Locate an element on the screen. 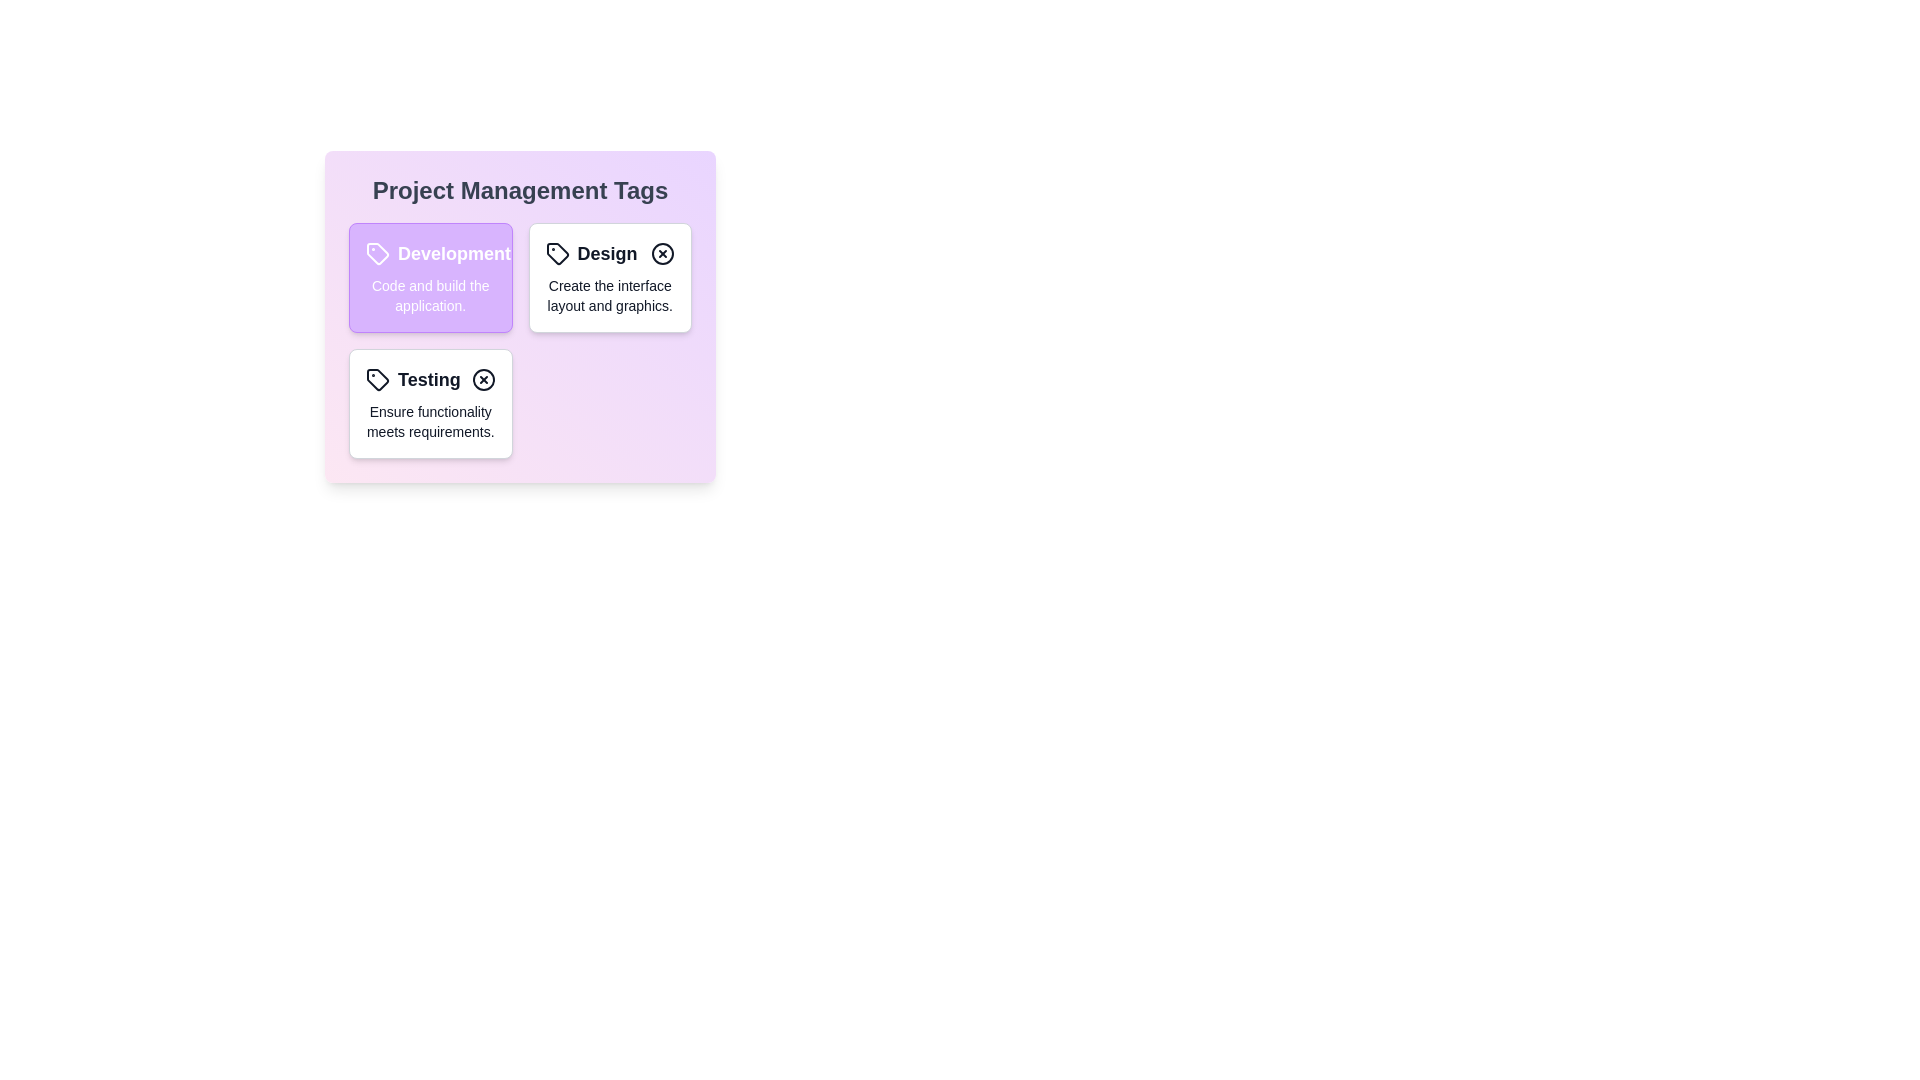 This screenshot has width=1920, height=1080. the tag with the title Testing is located at coordinates (429, 380).